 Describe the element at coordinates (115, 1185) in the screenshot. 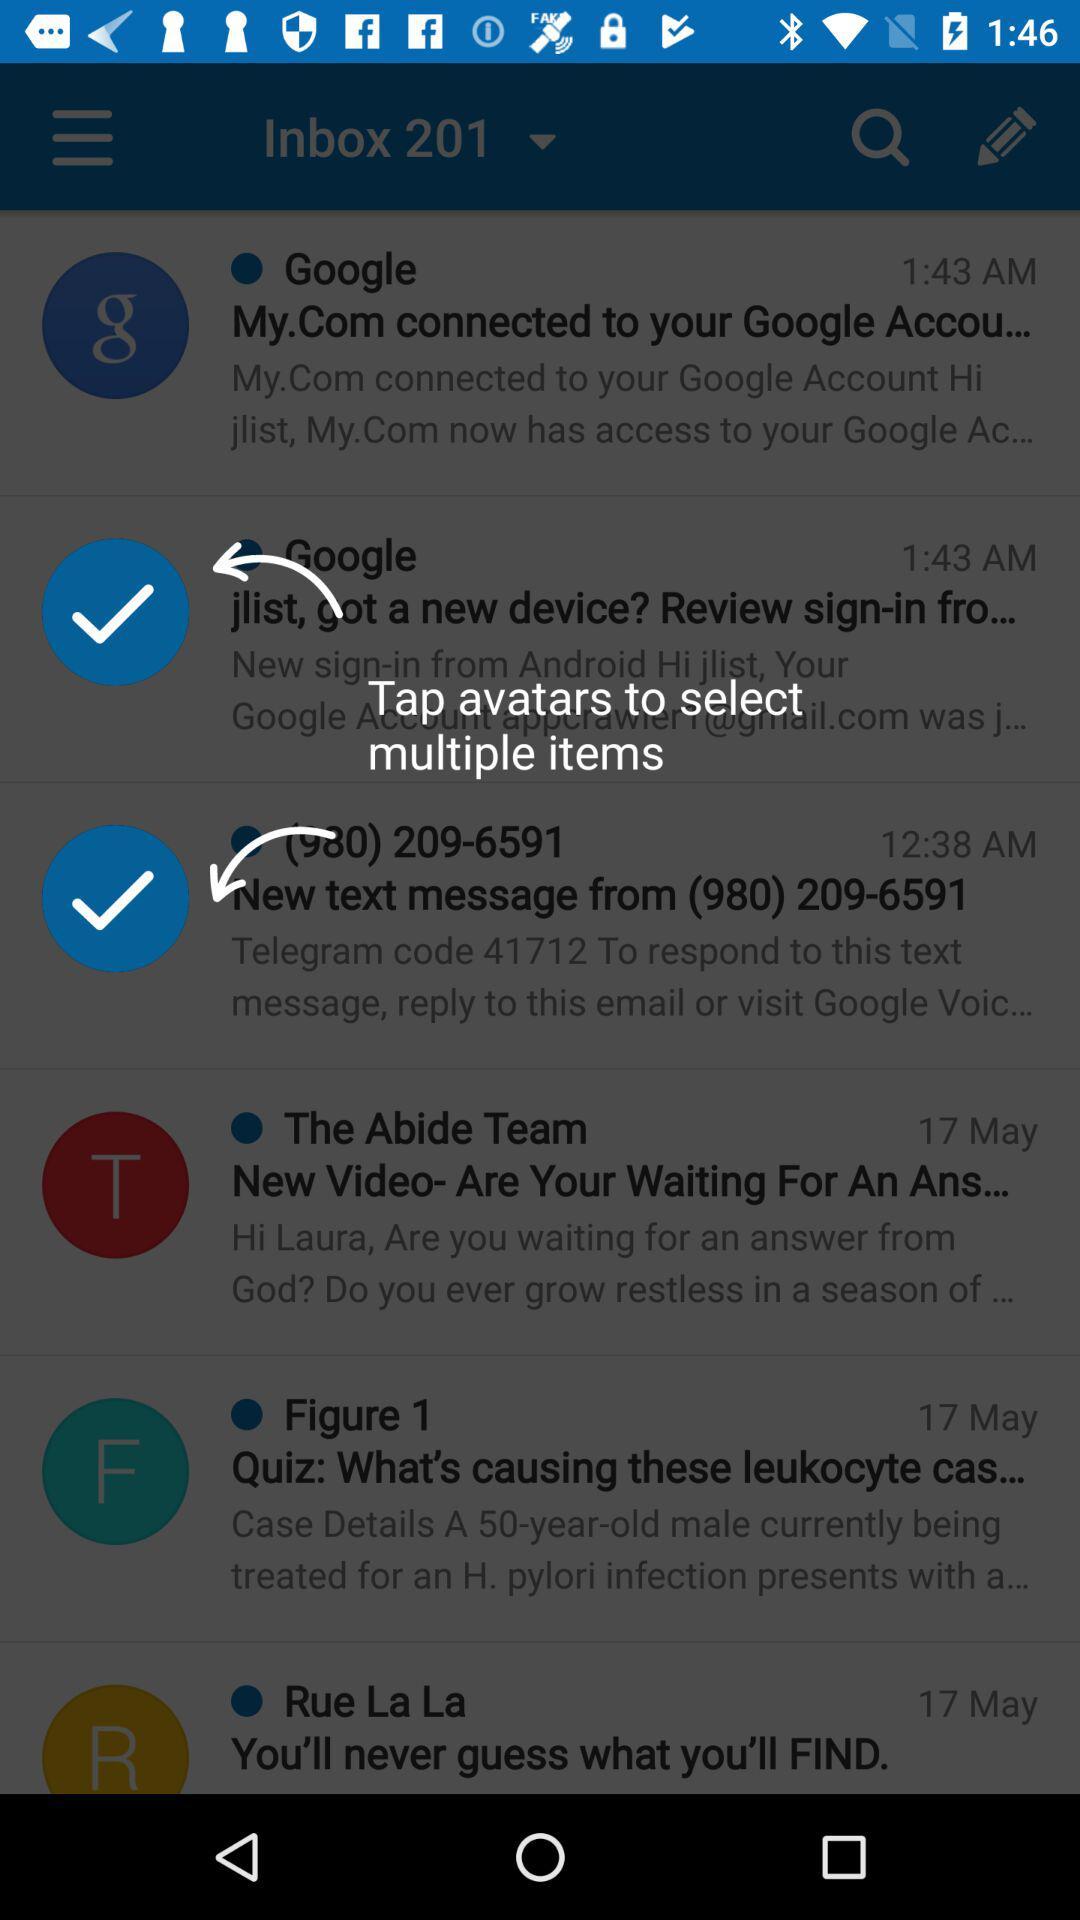

I see `the avatar icon` at that location.